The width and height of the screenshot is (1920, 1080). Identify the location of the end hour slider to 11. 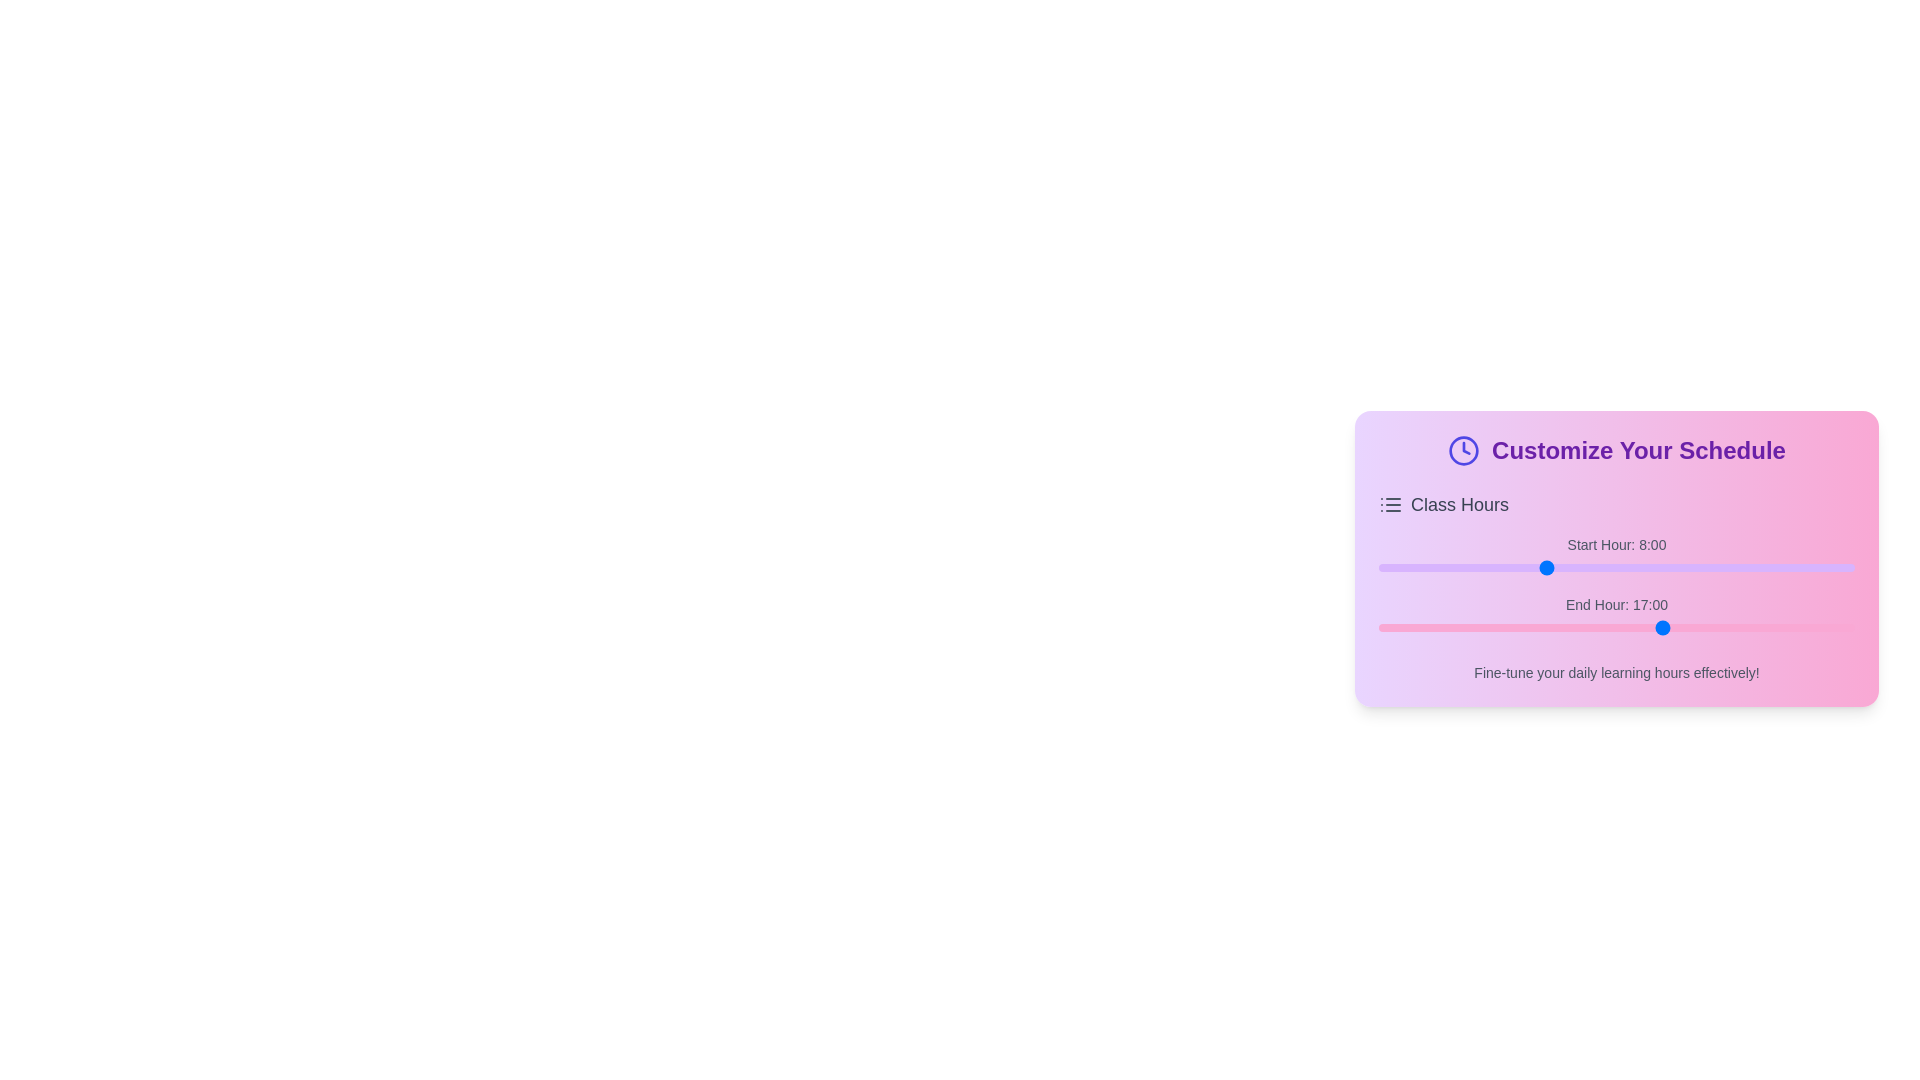
(1474, 627).